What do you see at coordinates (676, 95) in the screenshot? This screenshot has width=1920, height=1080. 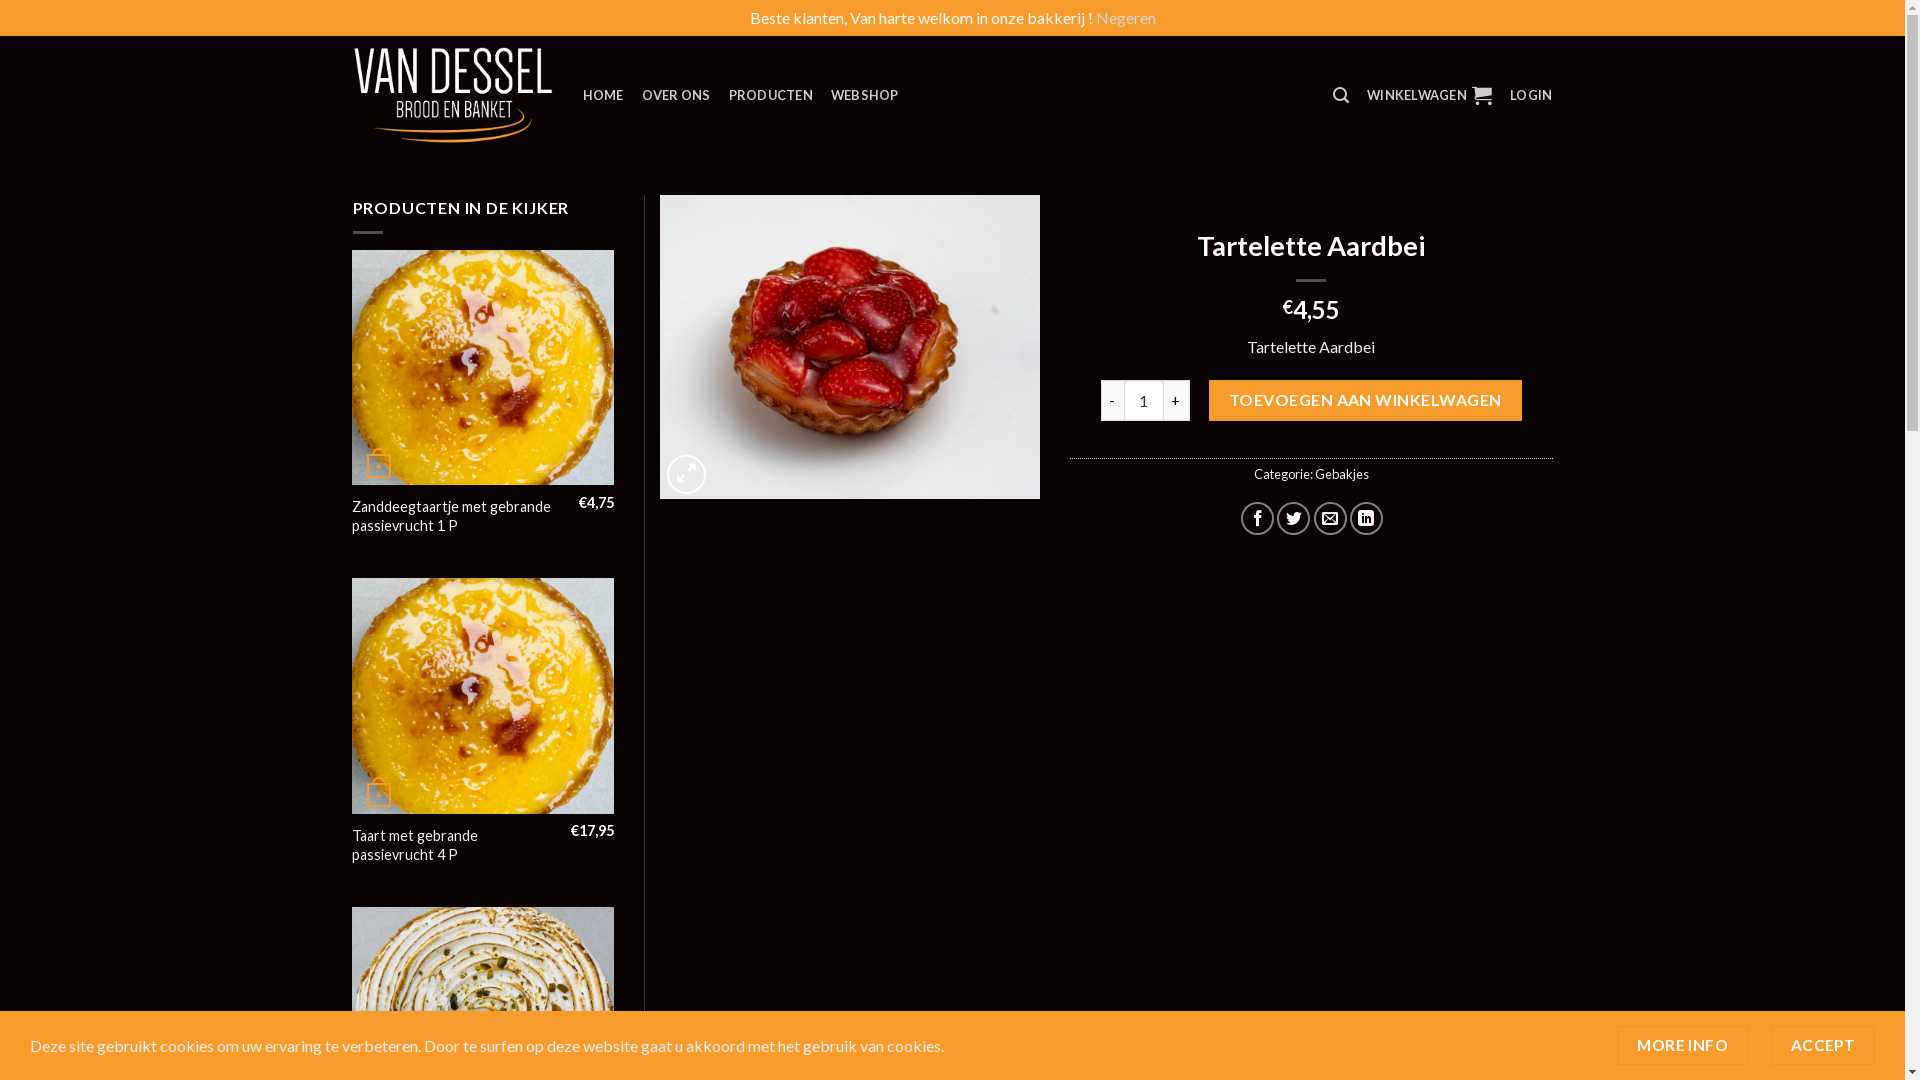 I see `'OVER ONS'` at bounding box center [676, 95].